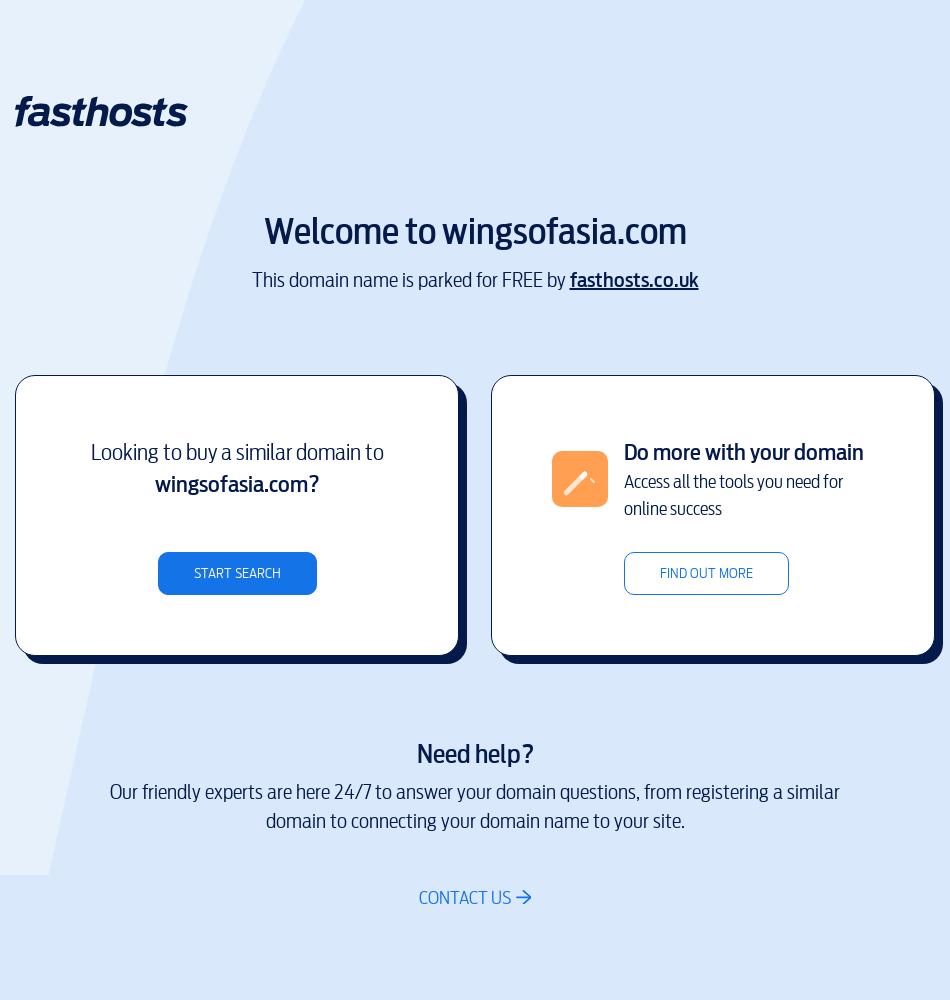 The width and height of the screenshot is (950, 1000). I want to click on '?', so click(312, 482).